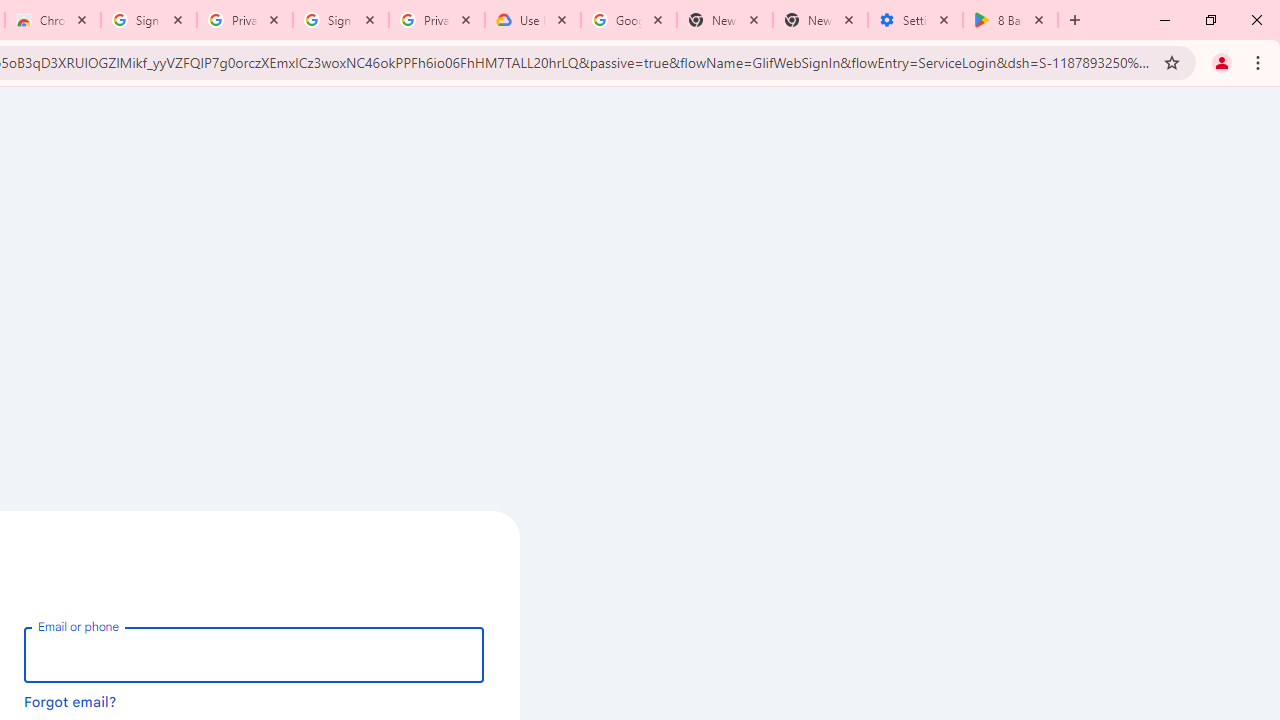 The height and width of the screenshot is (720, 1280). Describe the element at coordinates (1010, 20) in the screenshot. I see `'8 Ball Pool - Apps on Google Play'` at that location.